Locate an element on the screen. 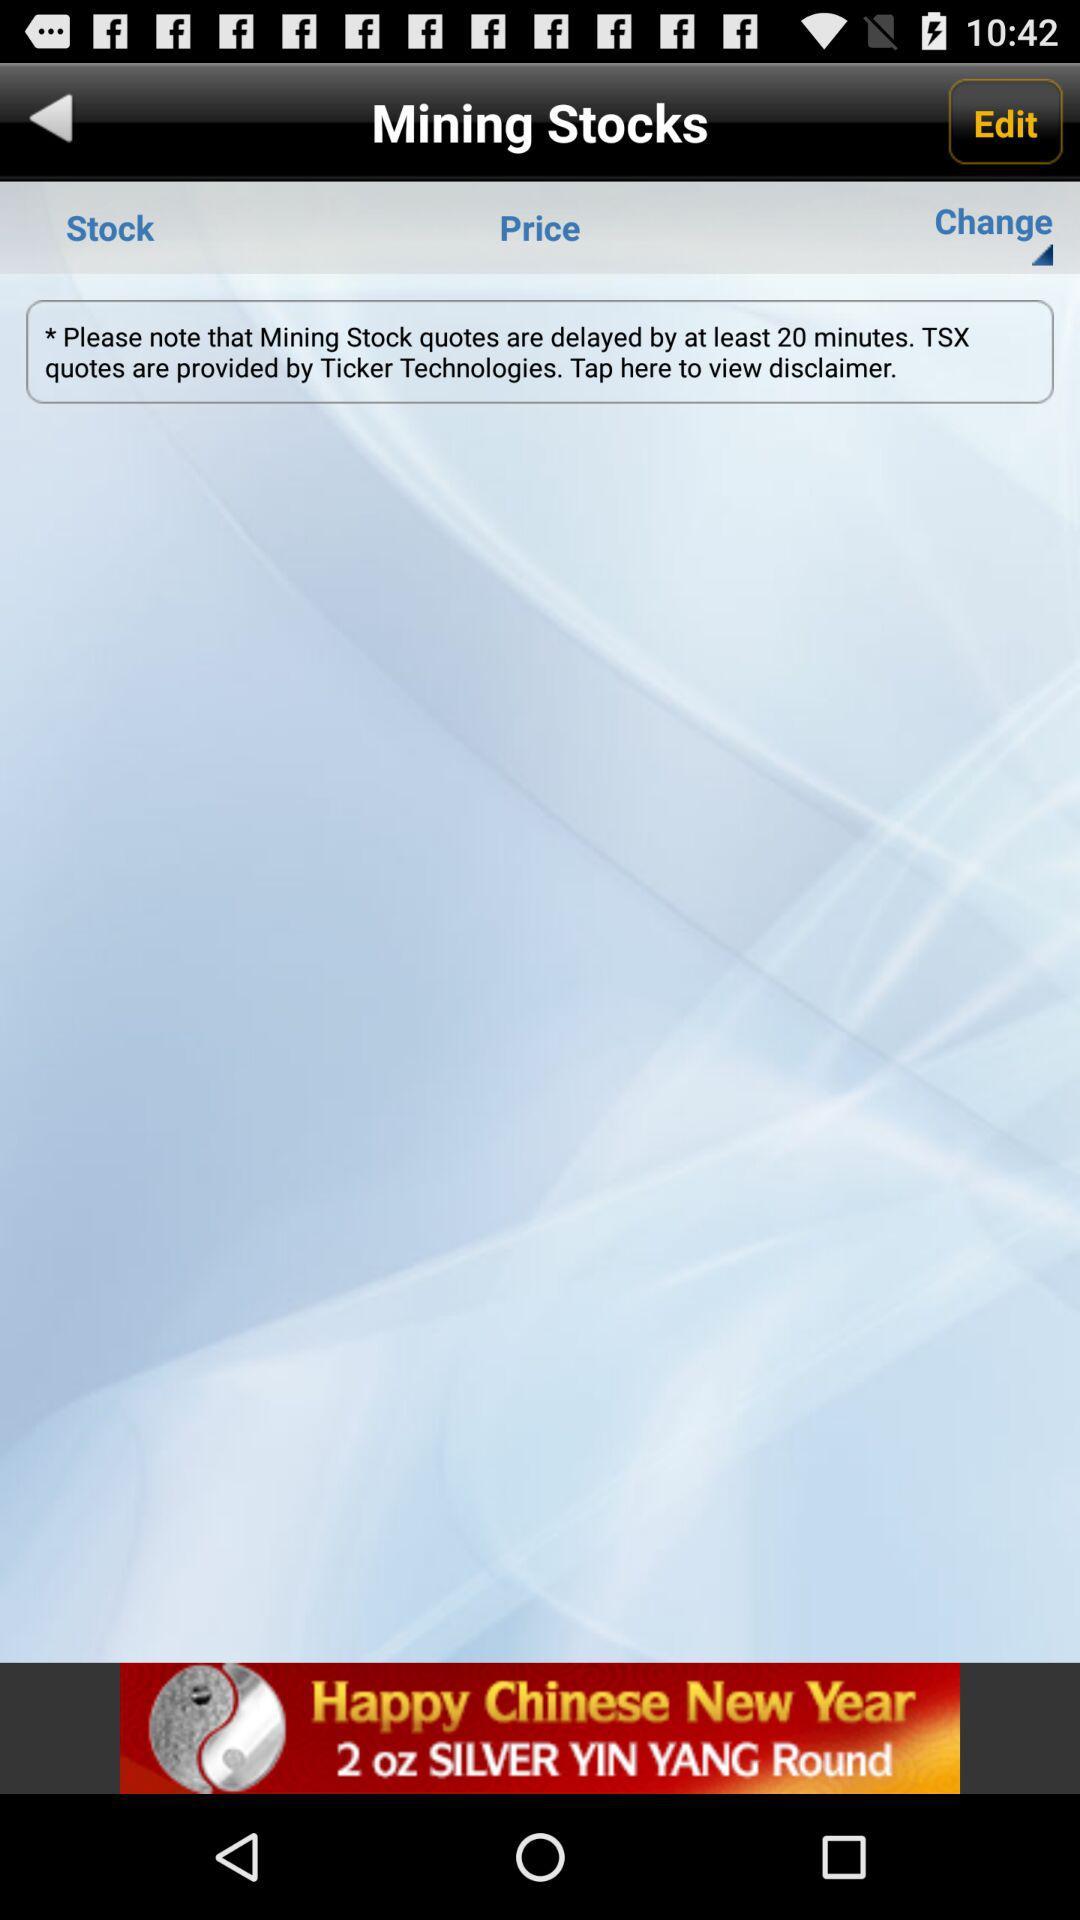 Image resolution: width=1080 pixels, height=1920 pixels. click advertisement is located at coordinates (540, 1727).